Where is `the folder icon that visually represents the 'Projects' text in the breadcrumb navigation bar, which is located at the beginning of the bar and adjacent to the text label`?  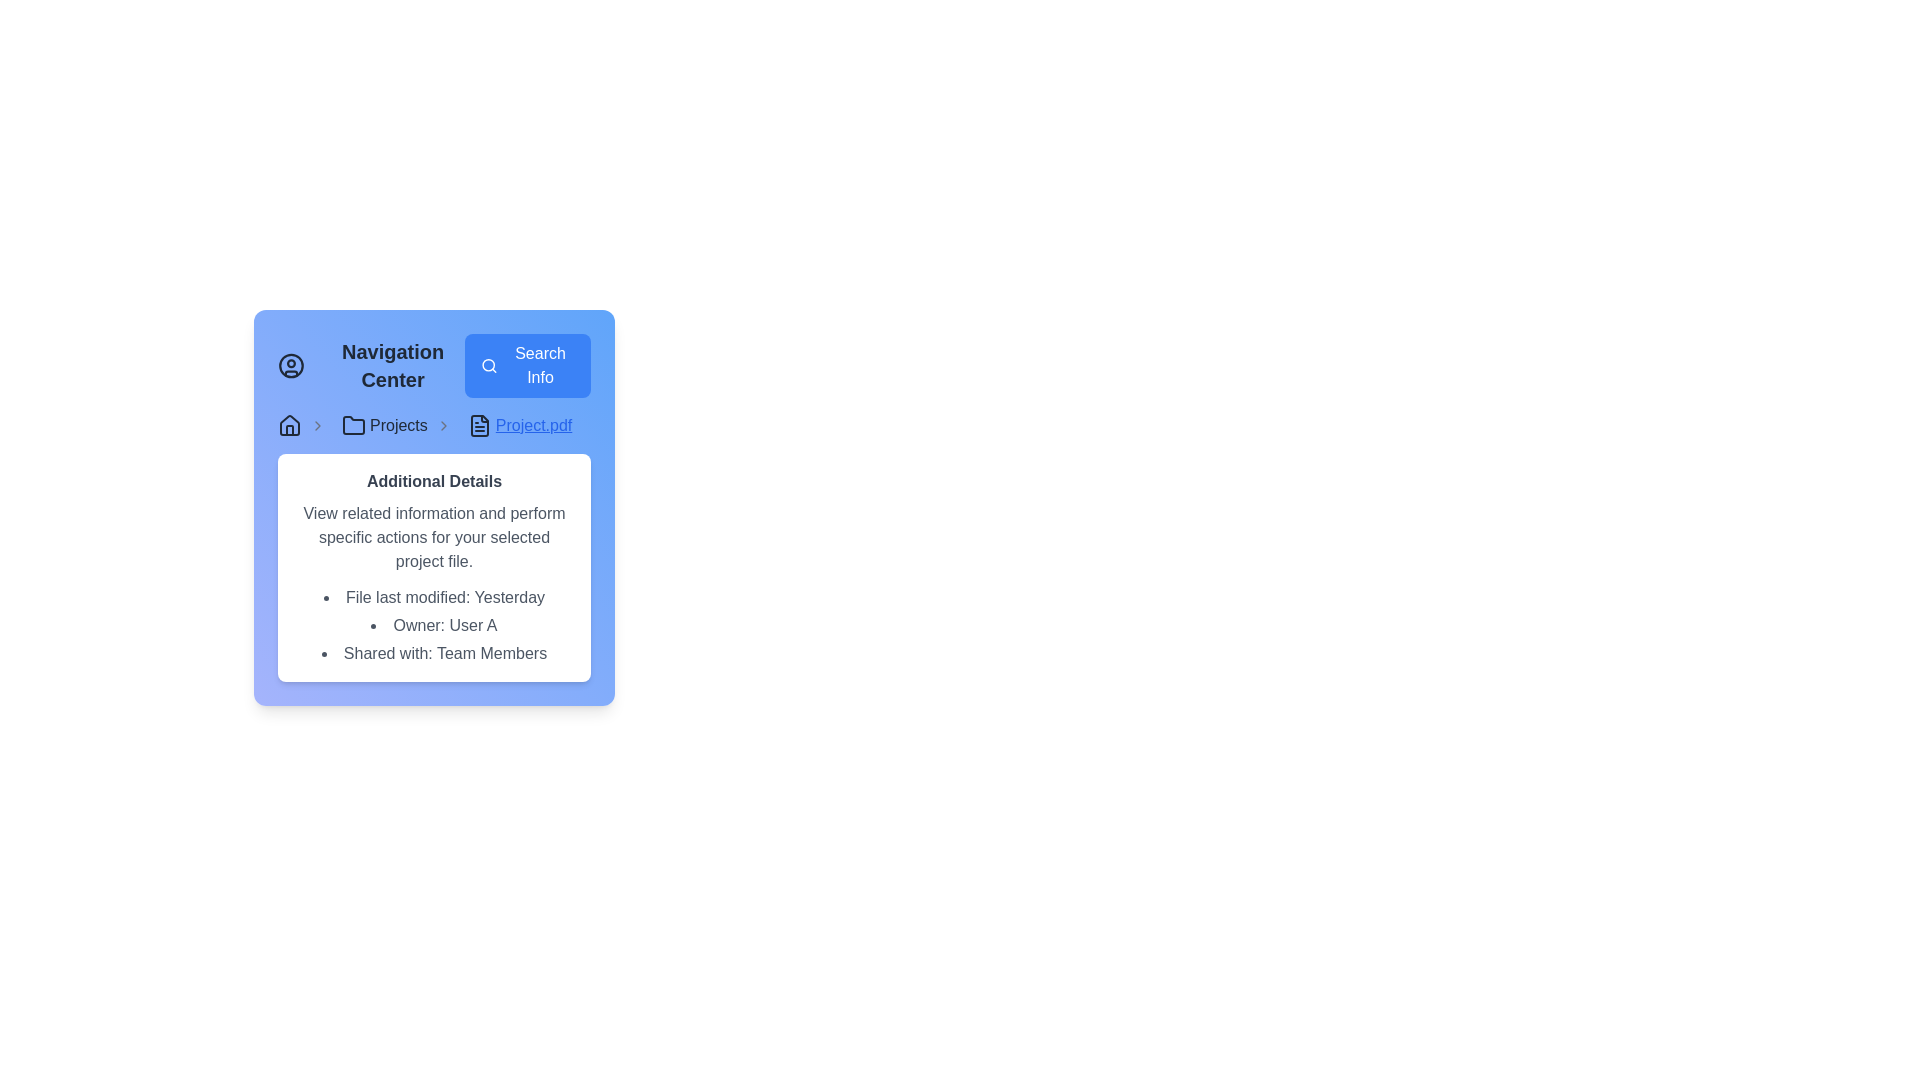 the folder icon that visually represents the 'Projects' text in the breadcrumb navigation bar, which is located at the beginning of the bar and adjacent to the text label is located at coordinates (354, 424).